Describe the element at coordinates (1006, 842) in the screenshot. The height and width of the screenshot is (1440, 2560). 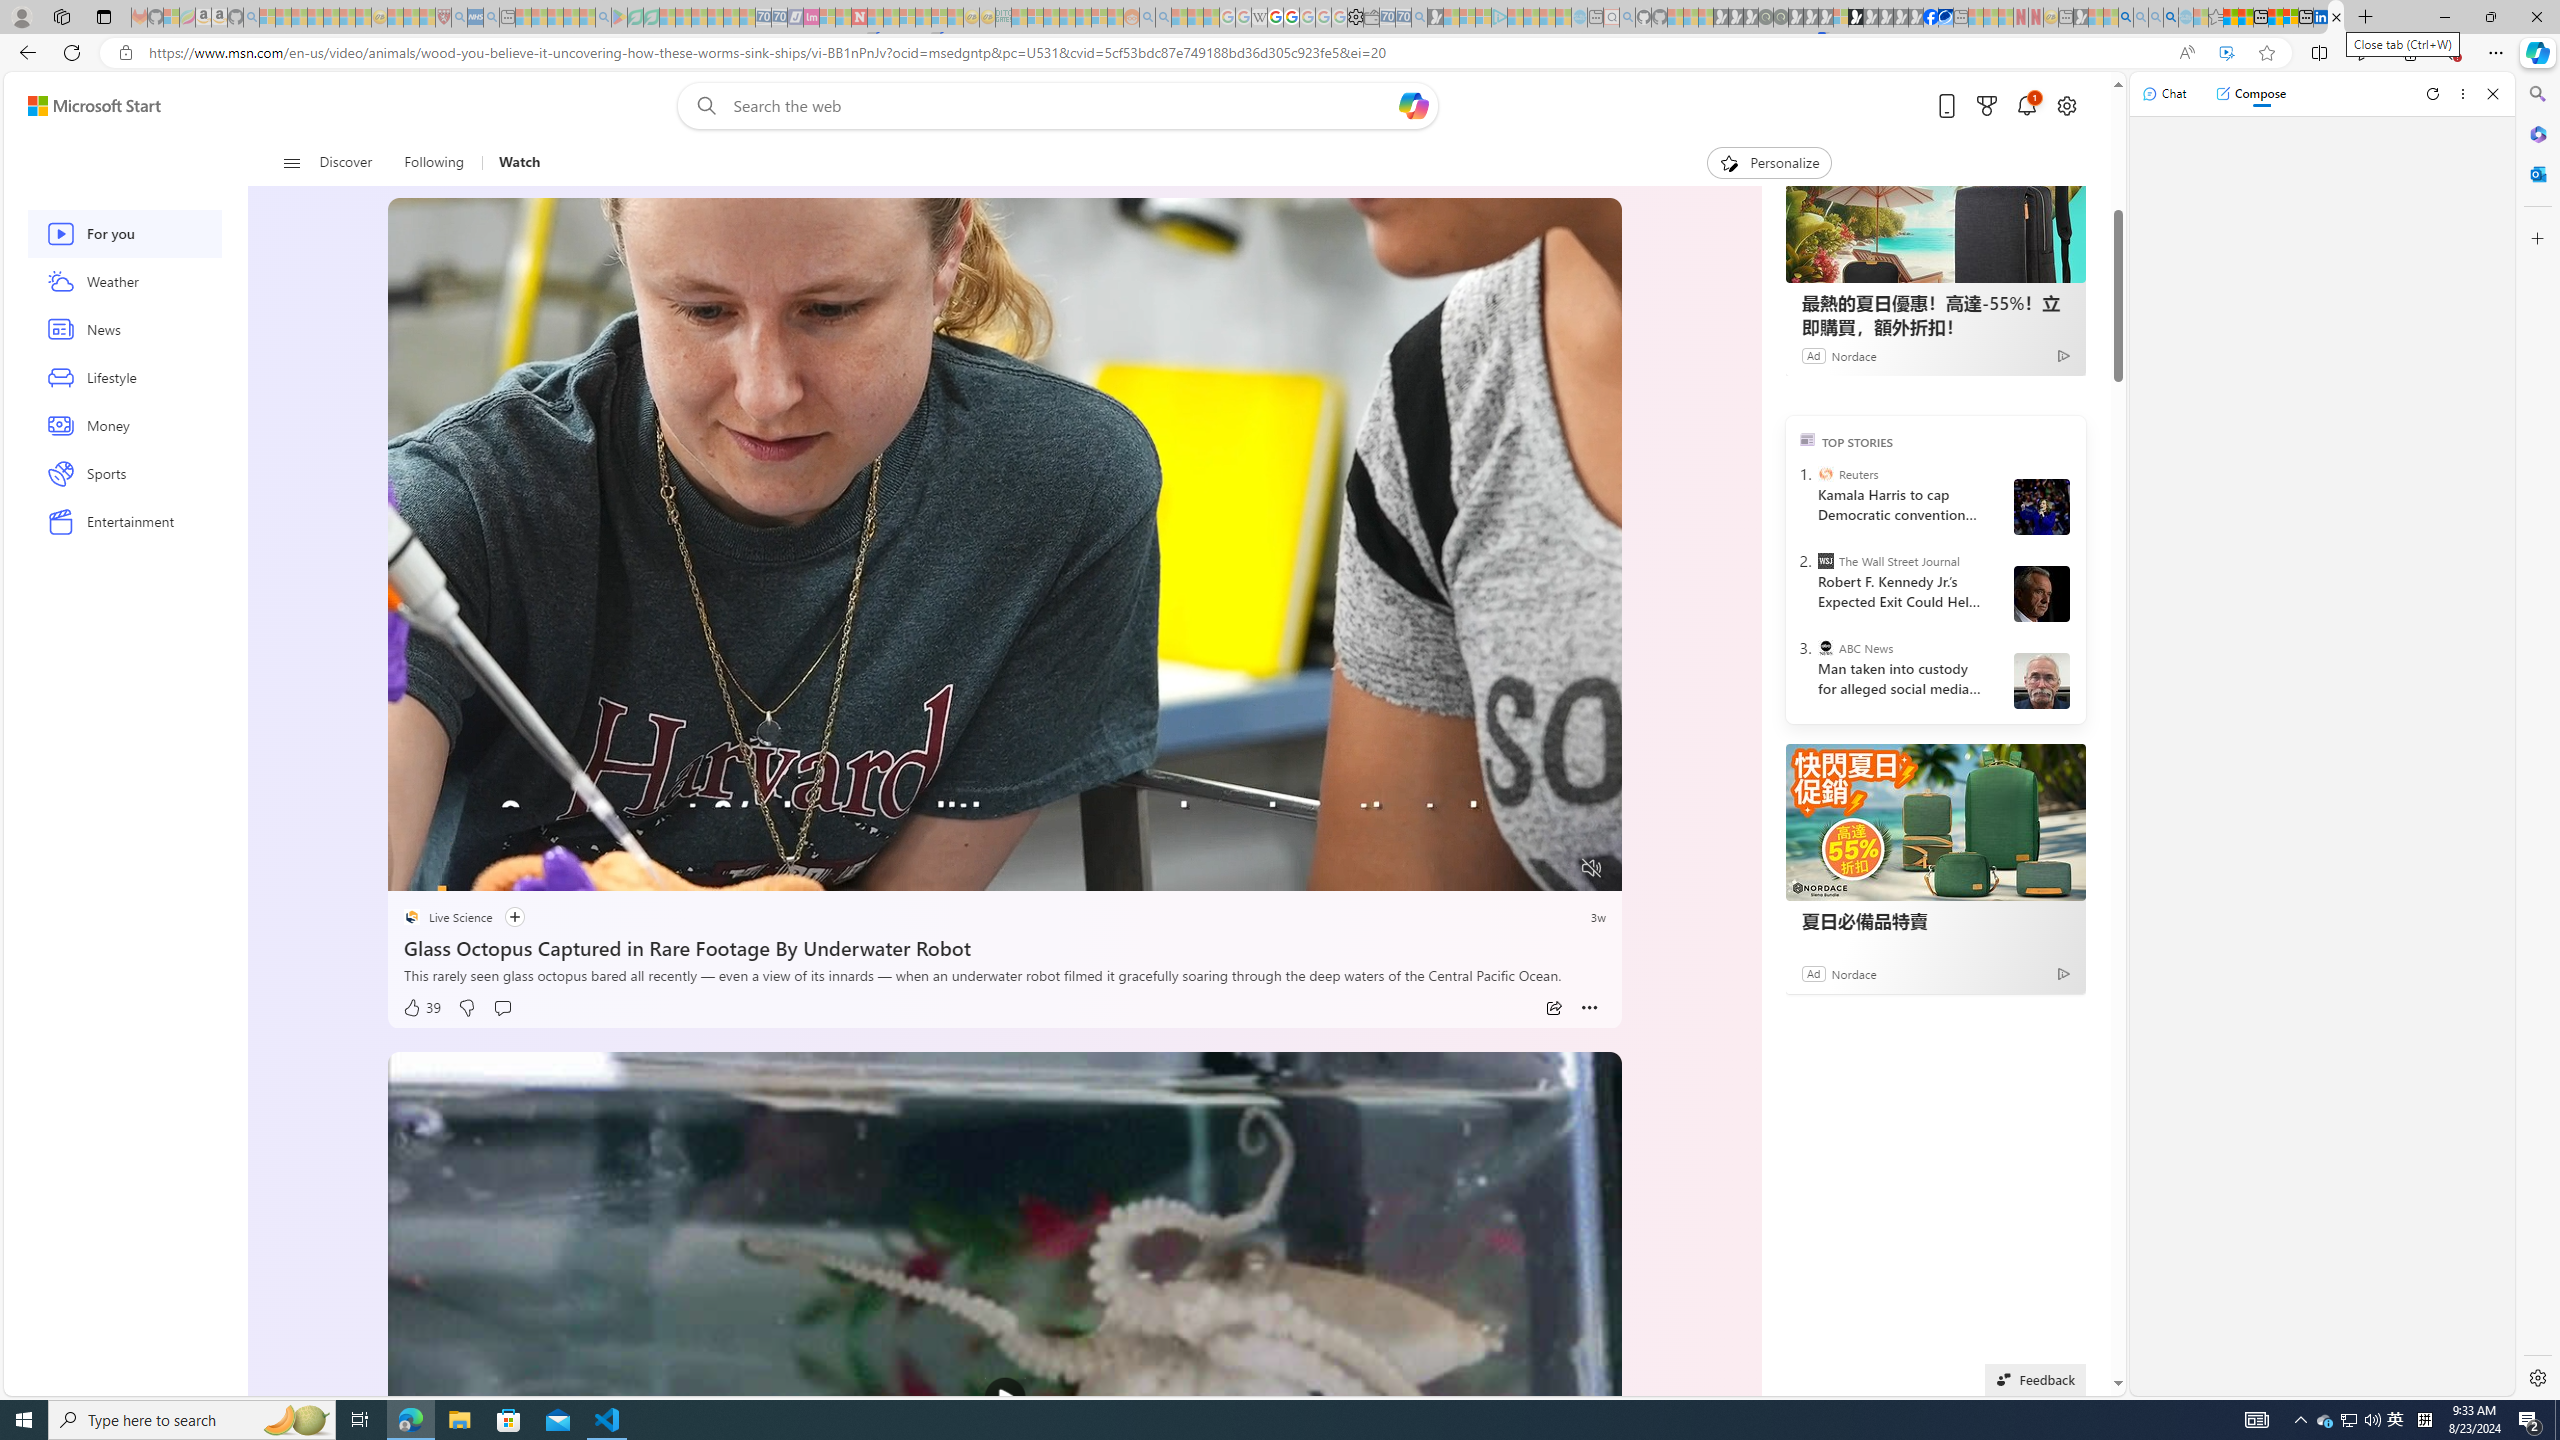
I see `'Progress Bar'` at that location.